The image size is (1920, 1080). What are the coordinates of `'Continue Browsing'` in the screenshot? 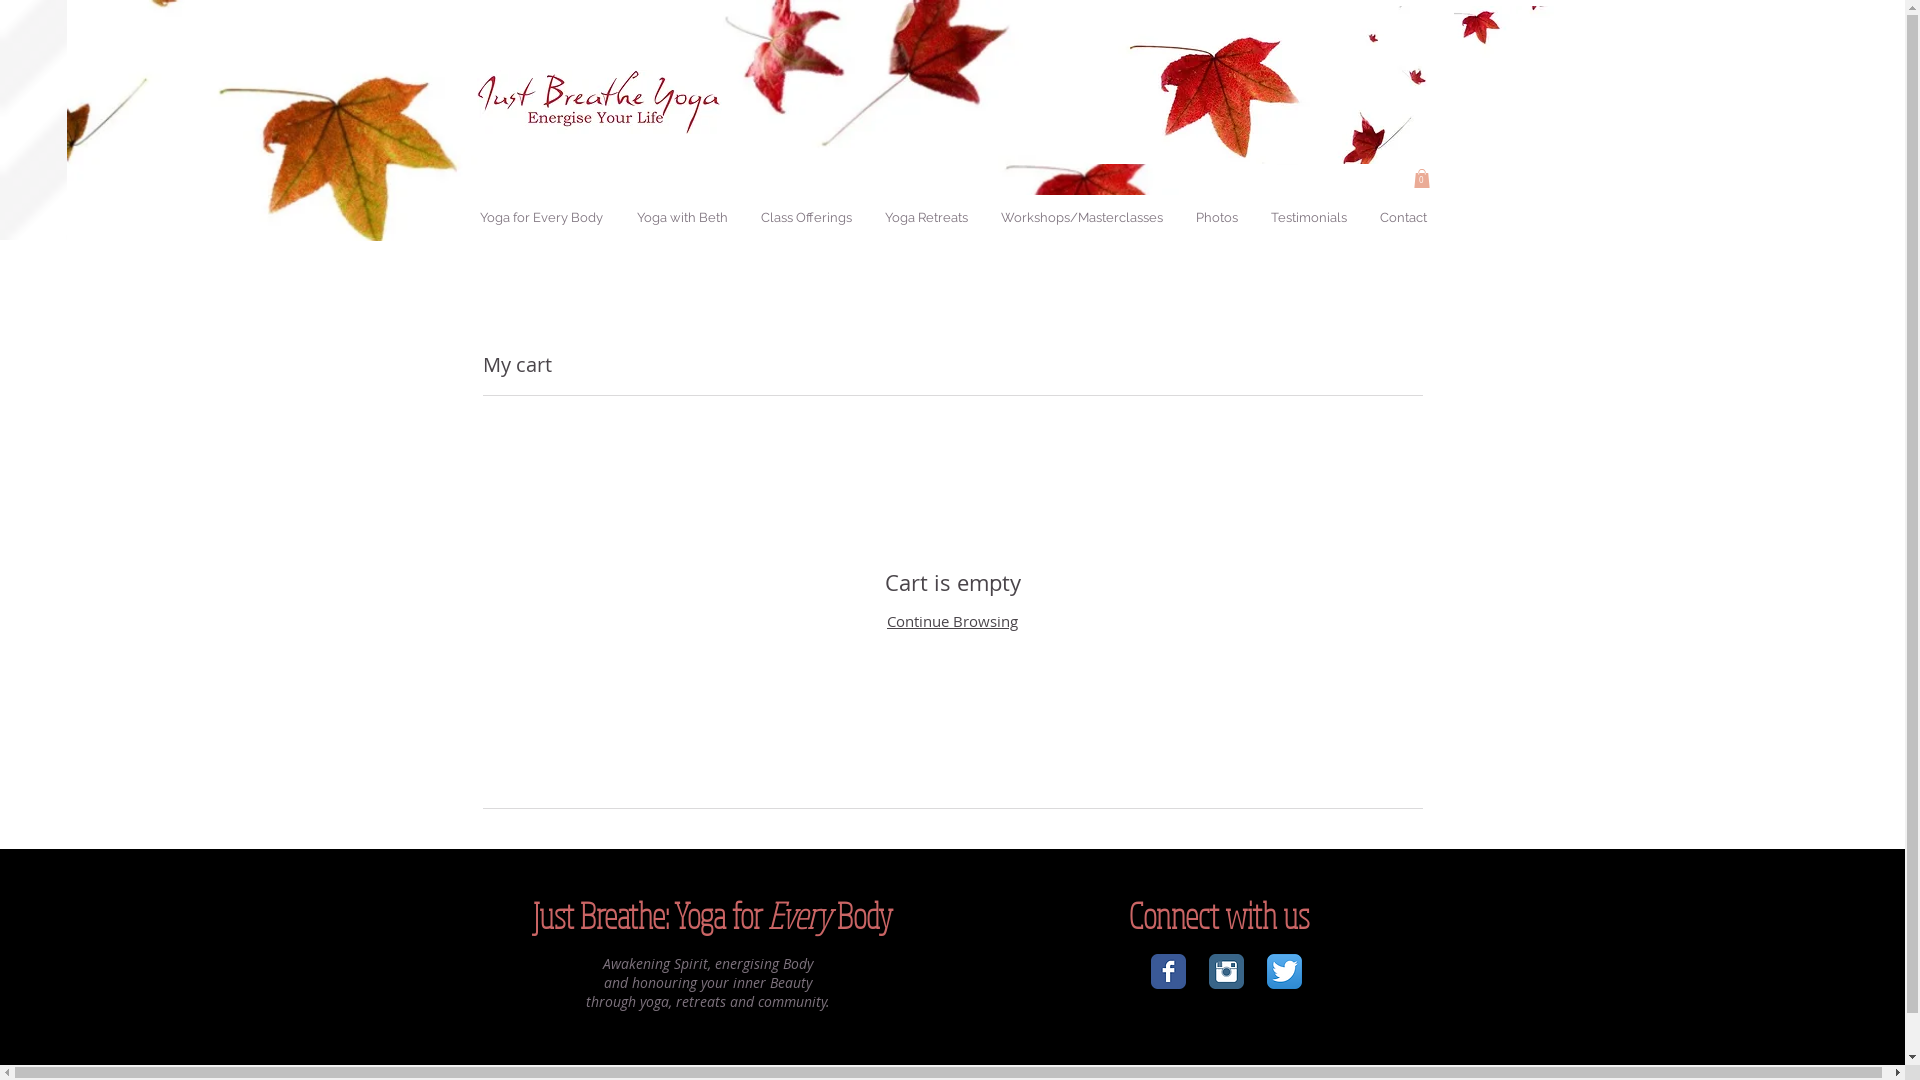 It's located at (886, 620).